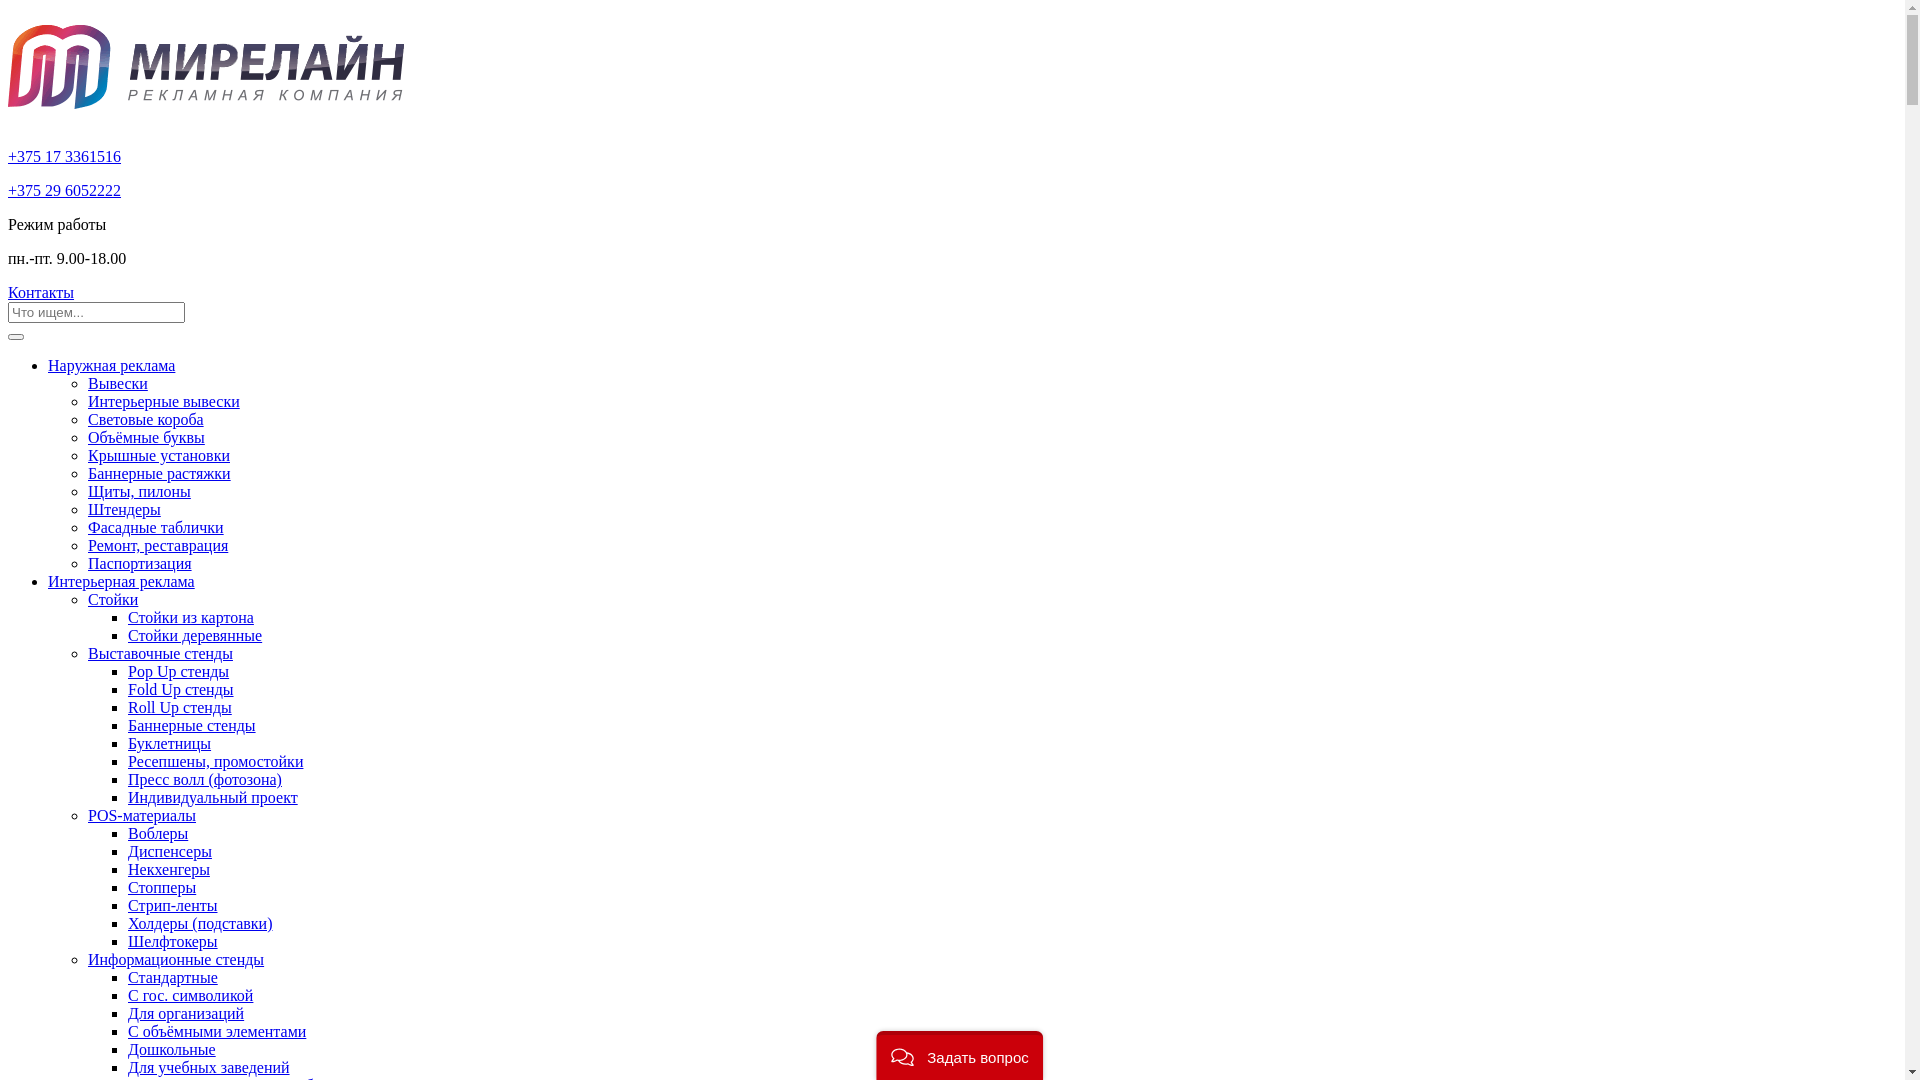  I want to click on '+375 29 6052222', so click(64, 190).